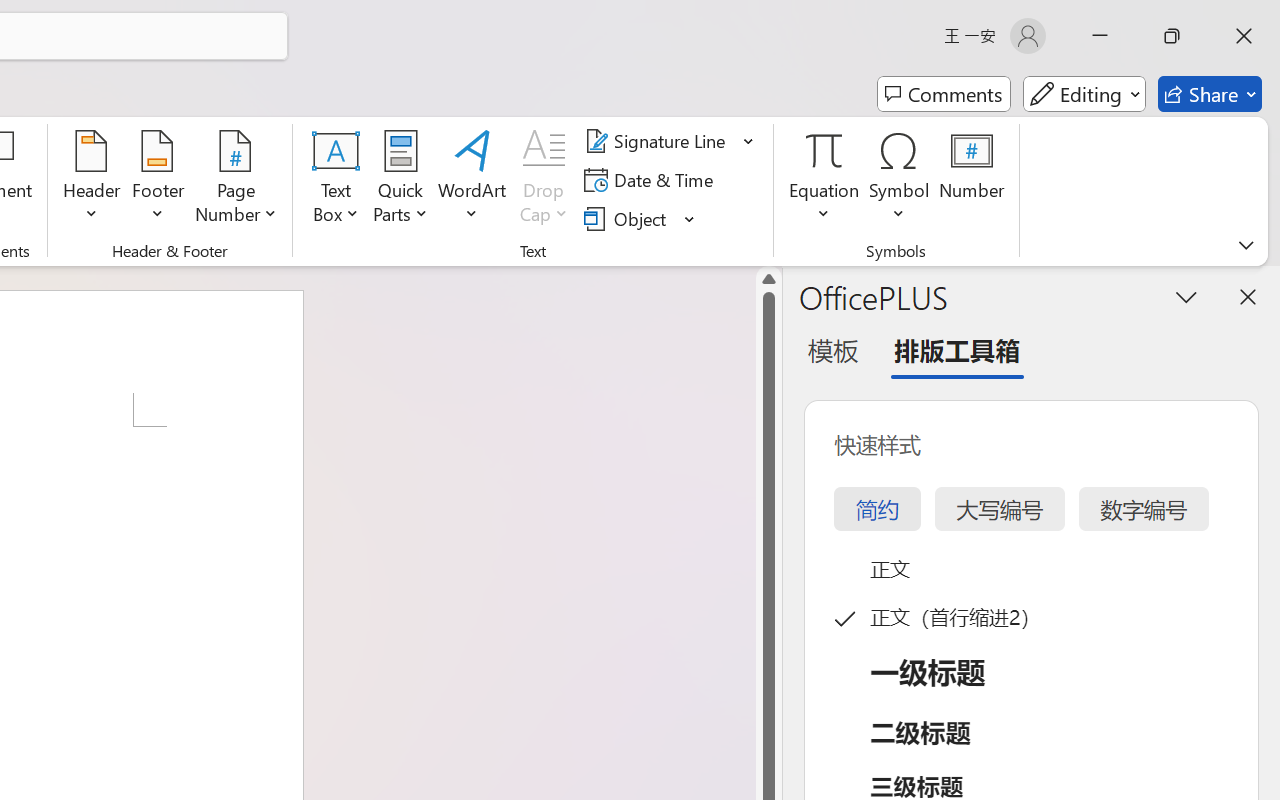  What do you see at coordinates (627, 218) in the screenshot?
I see `'Object...'` at bounding box center [627, 218].